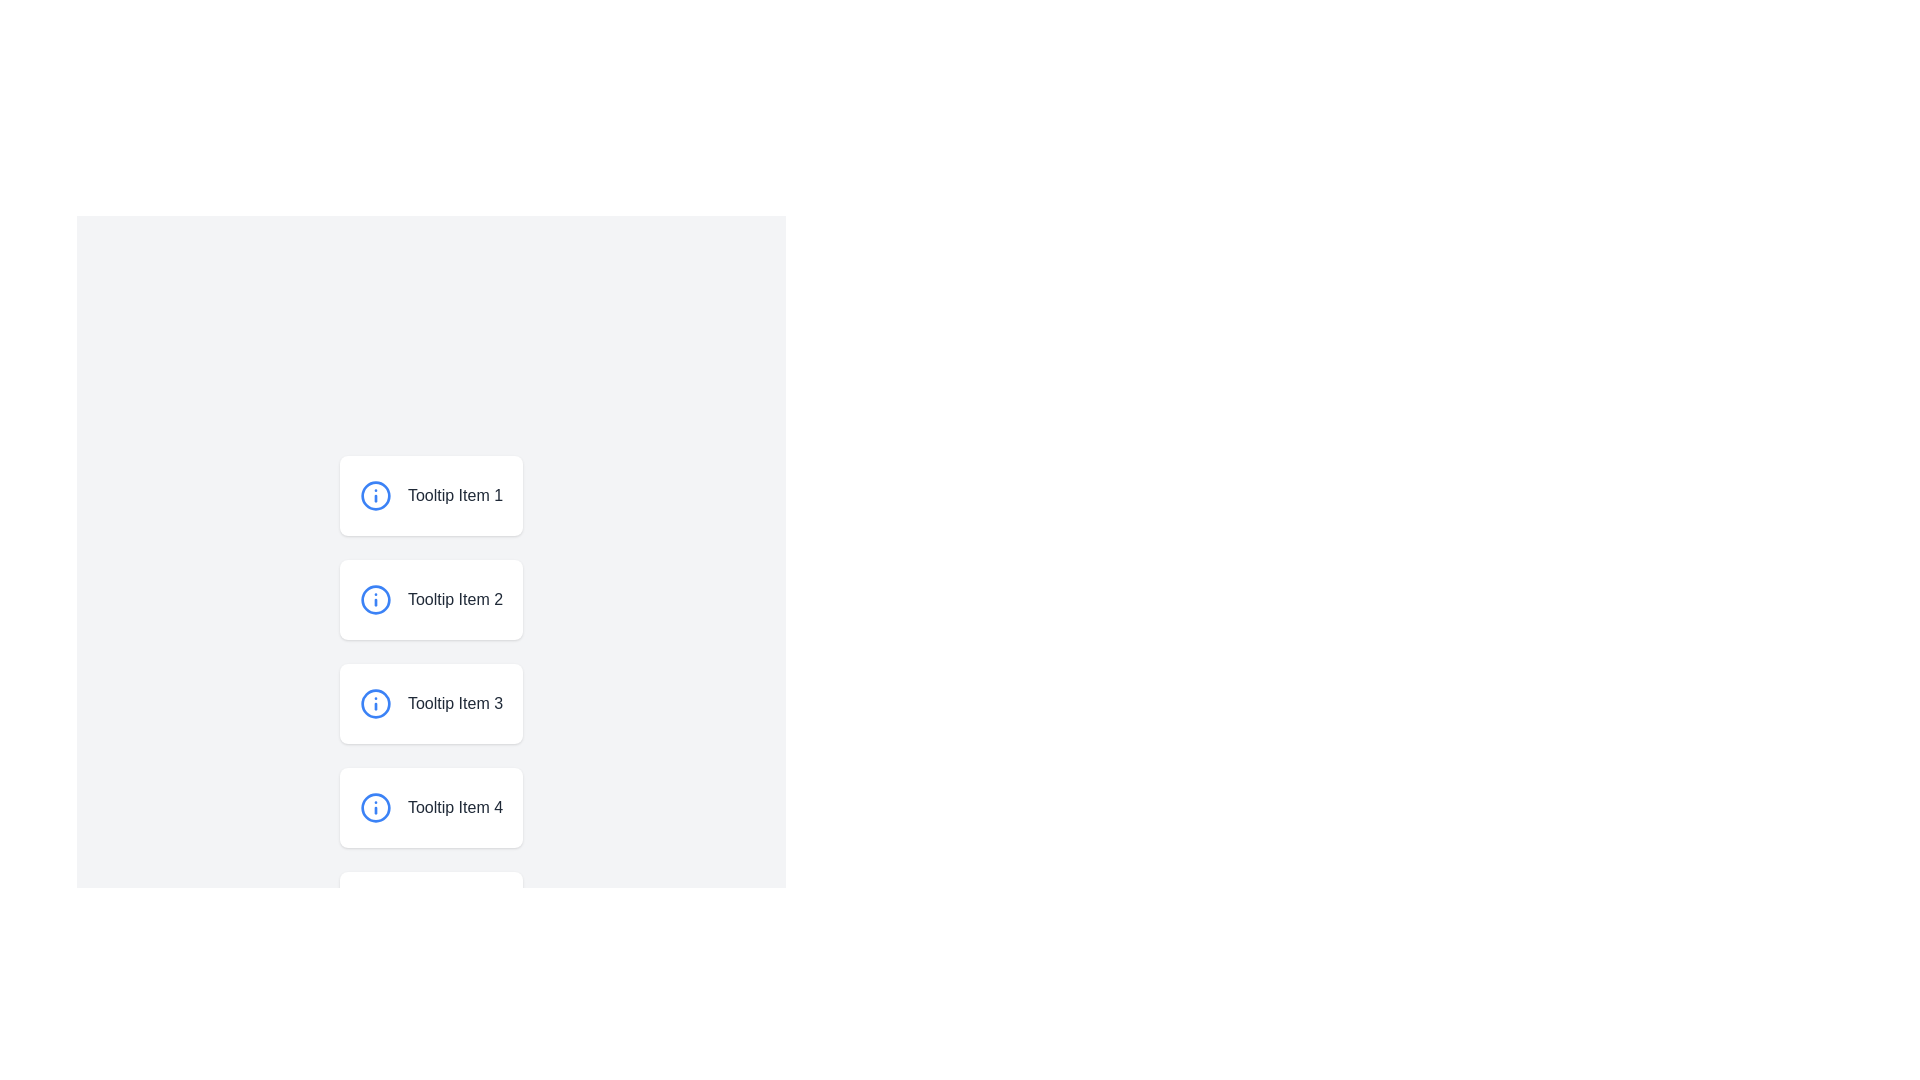 The height and width of the screenshot is (1080, 1920). I want to click on the visual appearance of the circular outline of the information icon, which is part of the second row of tooltip items, so click(375, 495).